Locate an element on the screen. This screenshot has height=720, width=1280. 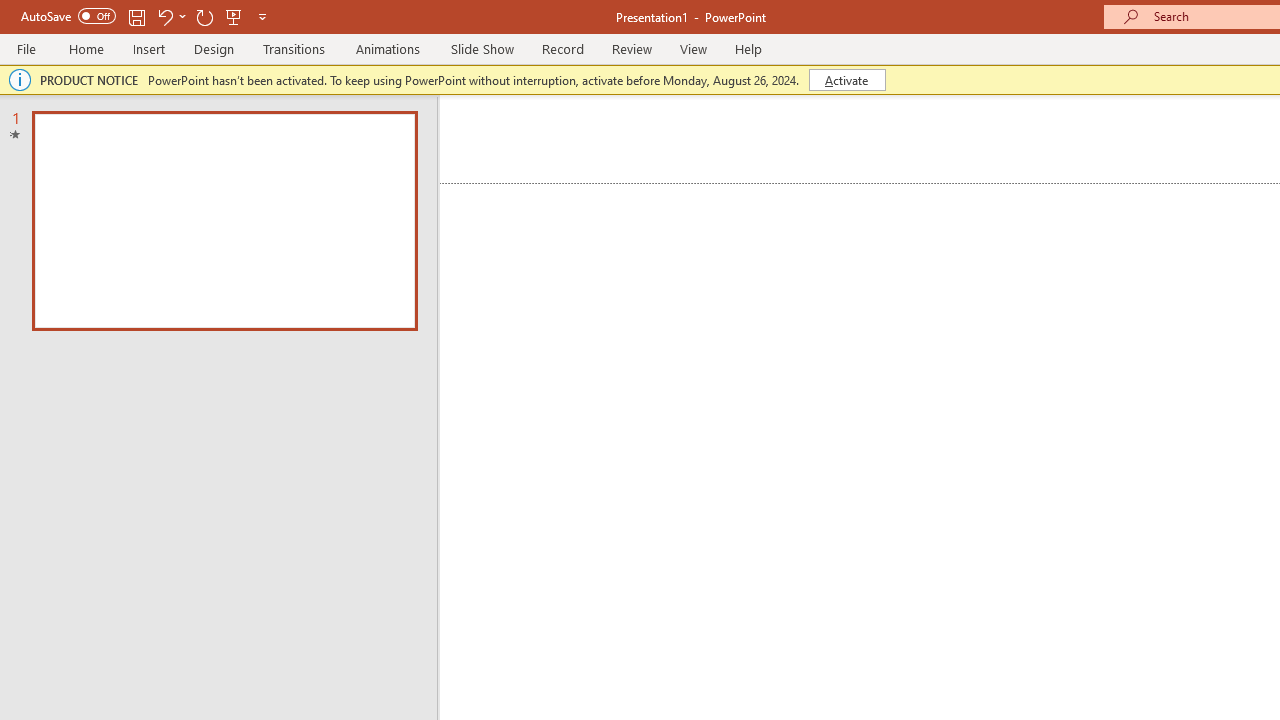
'From Beginning' is located at coordinates (234, 16).